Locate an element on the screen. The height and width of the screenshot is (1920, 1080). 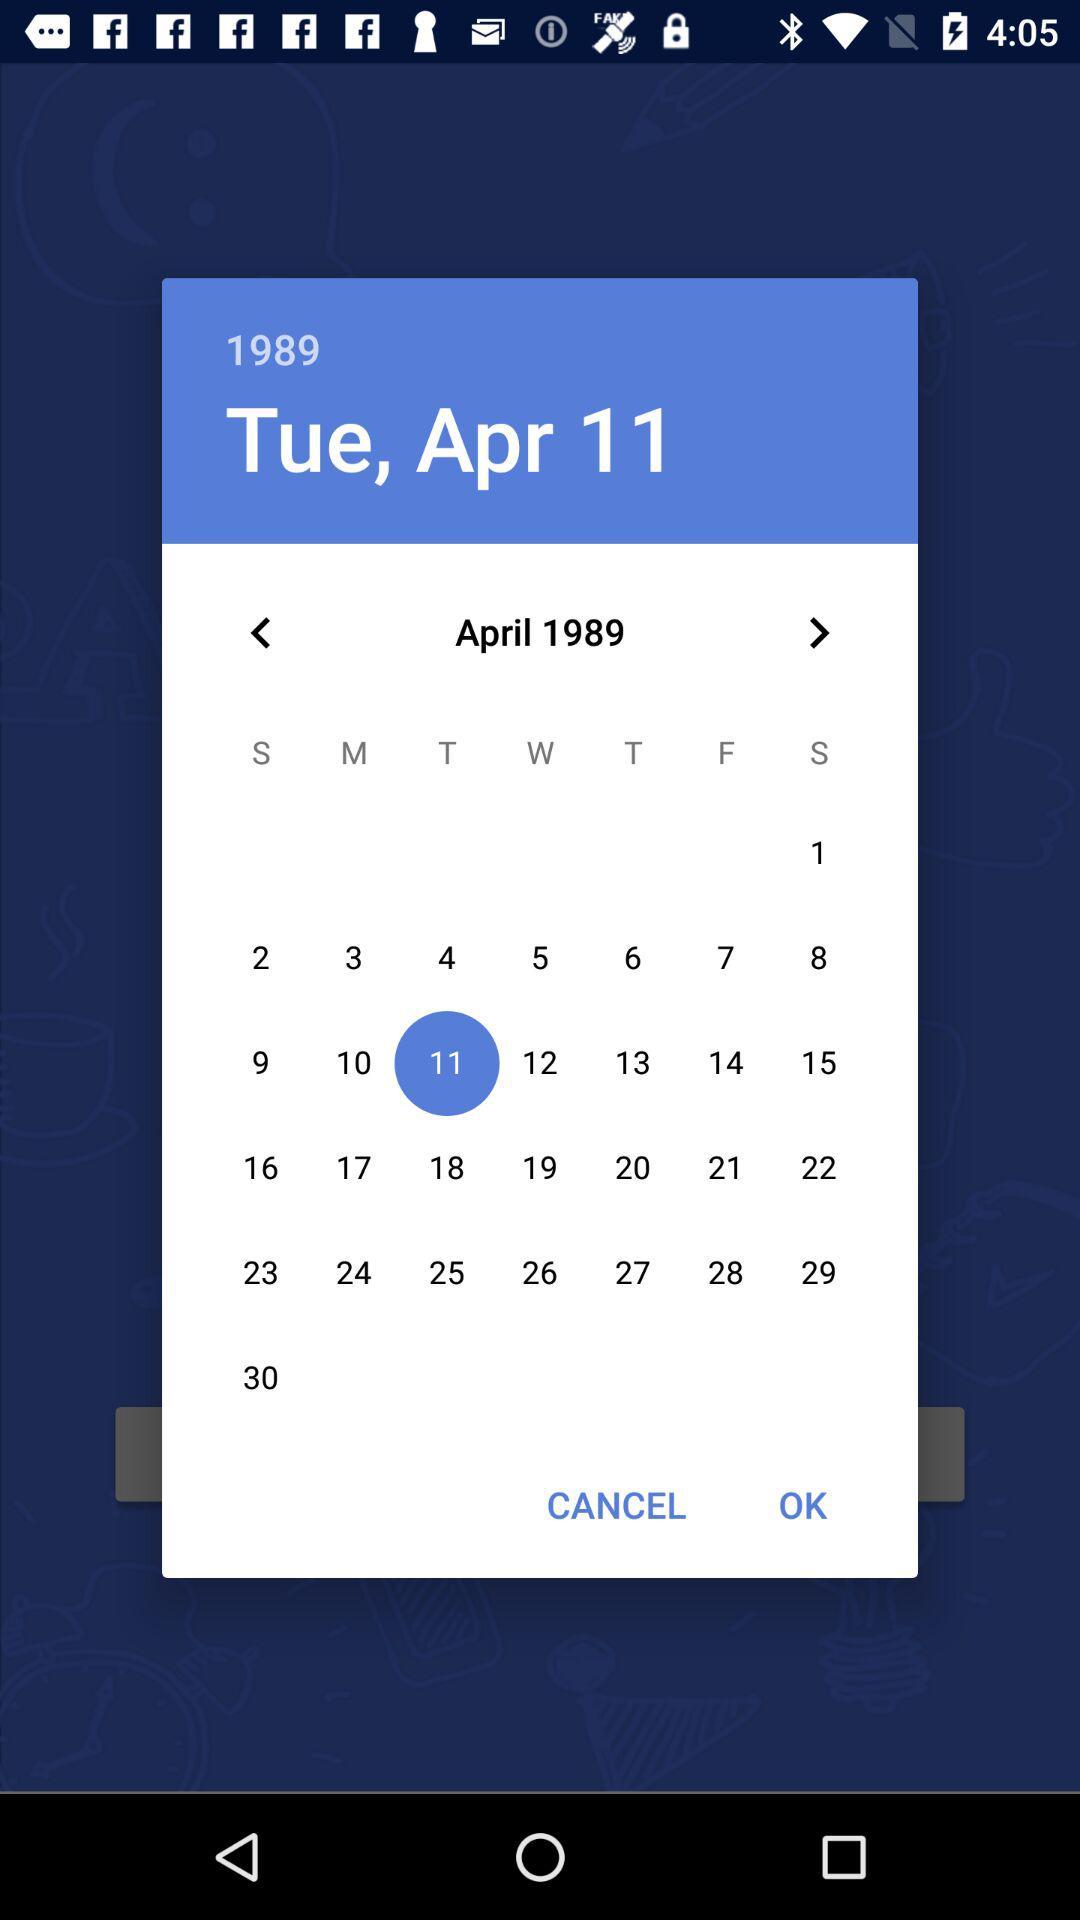
ok item is located at coordinates (801, 1504).